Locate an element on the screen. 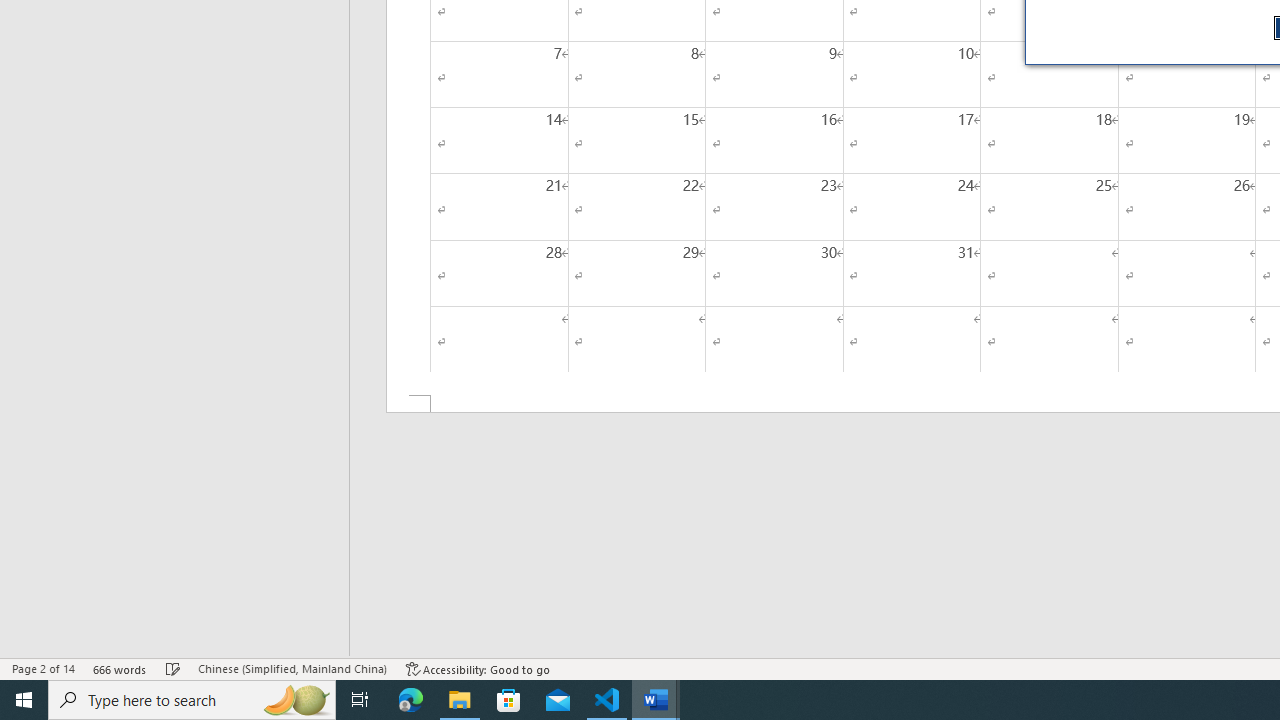 The height and width of the screenshot is (720, 1280). 'Start' is located at coordinates (24, 698).